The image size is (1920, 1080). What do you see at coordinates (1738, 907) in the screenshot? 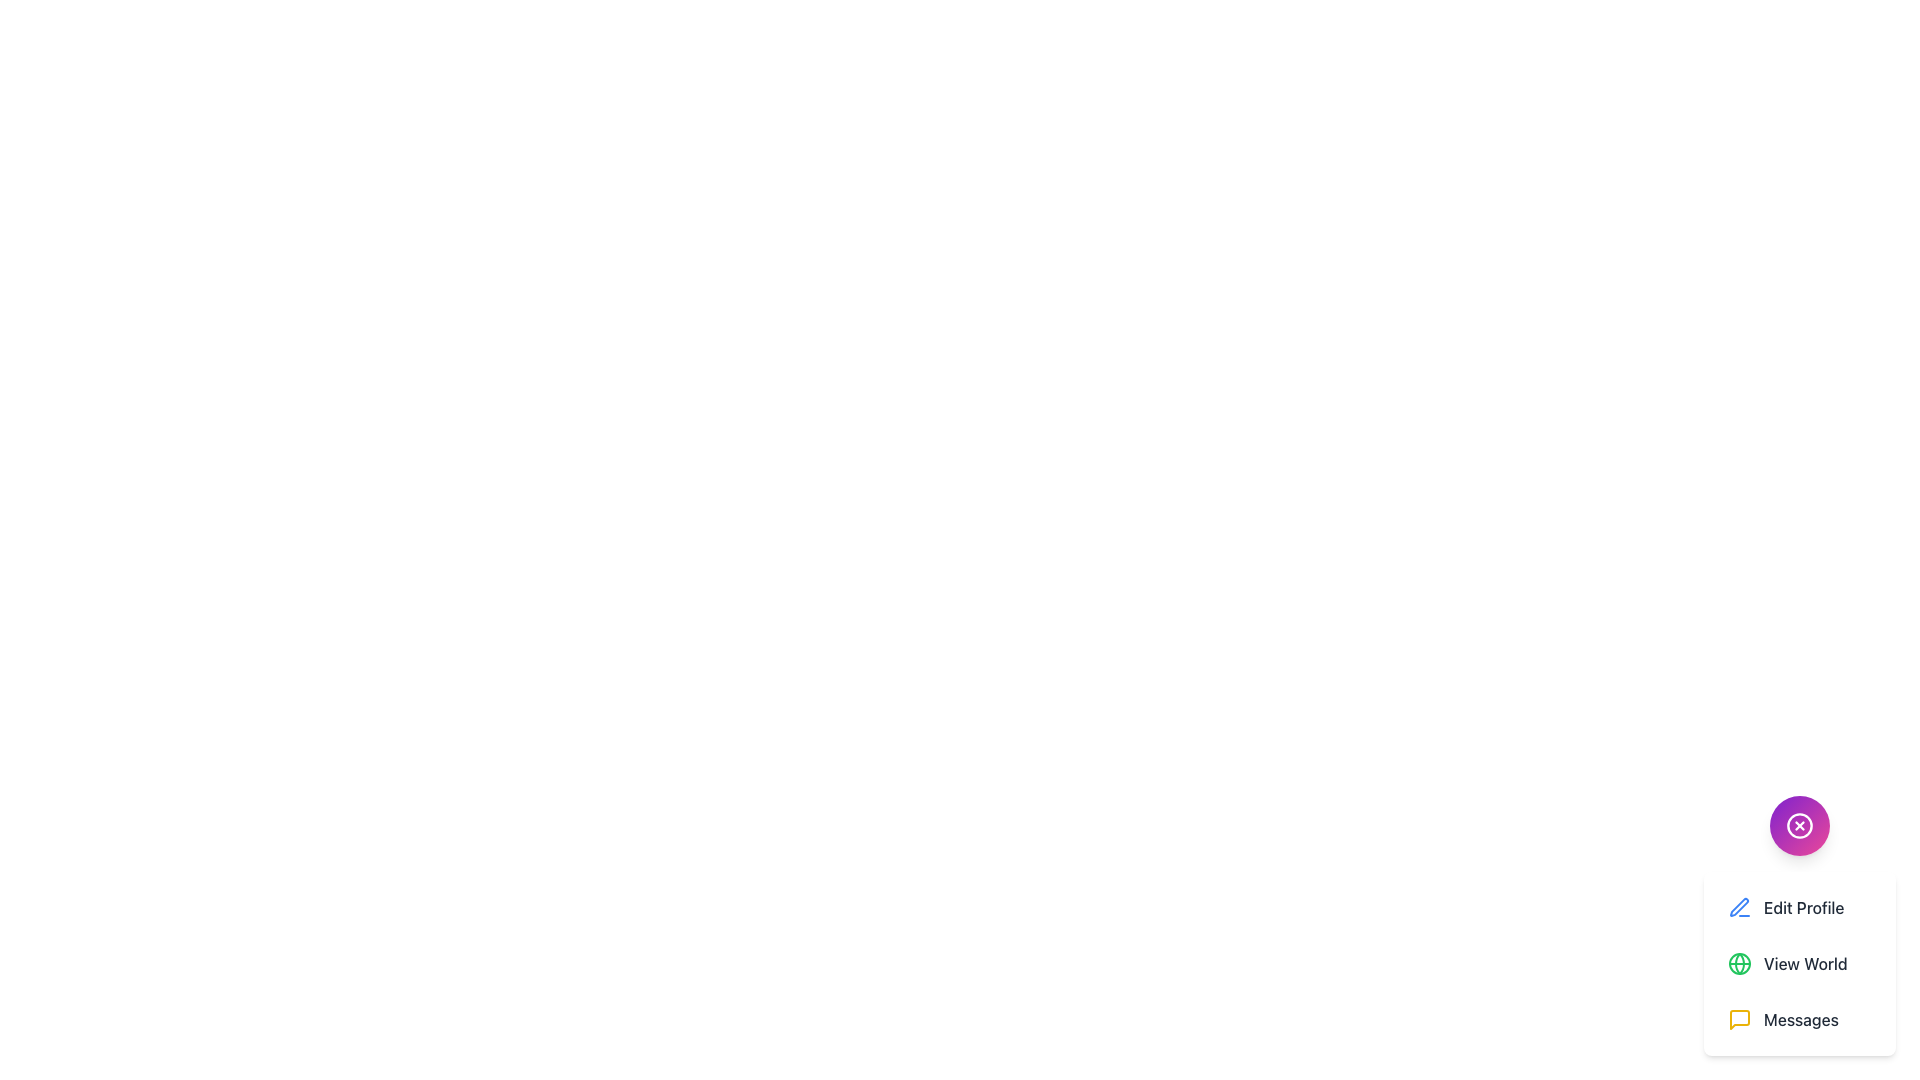
I see `the blue pen icon located to the left of the 'Edit Profile' text in the user menu` at bounding box center [1738, 907].